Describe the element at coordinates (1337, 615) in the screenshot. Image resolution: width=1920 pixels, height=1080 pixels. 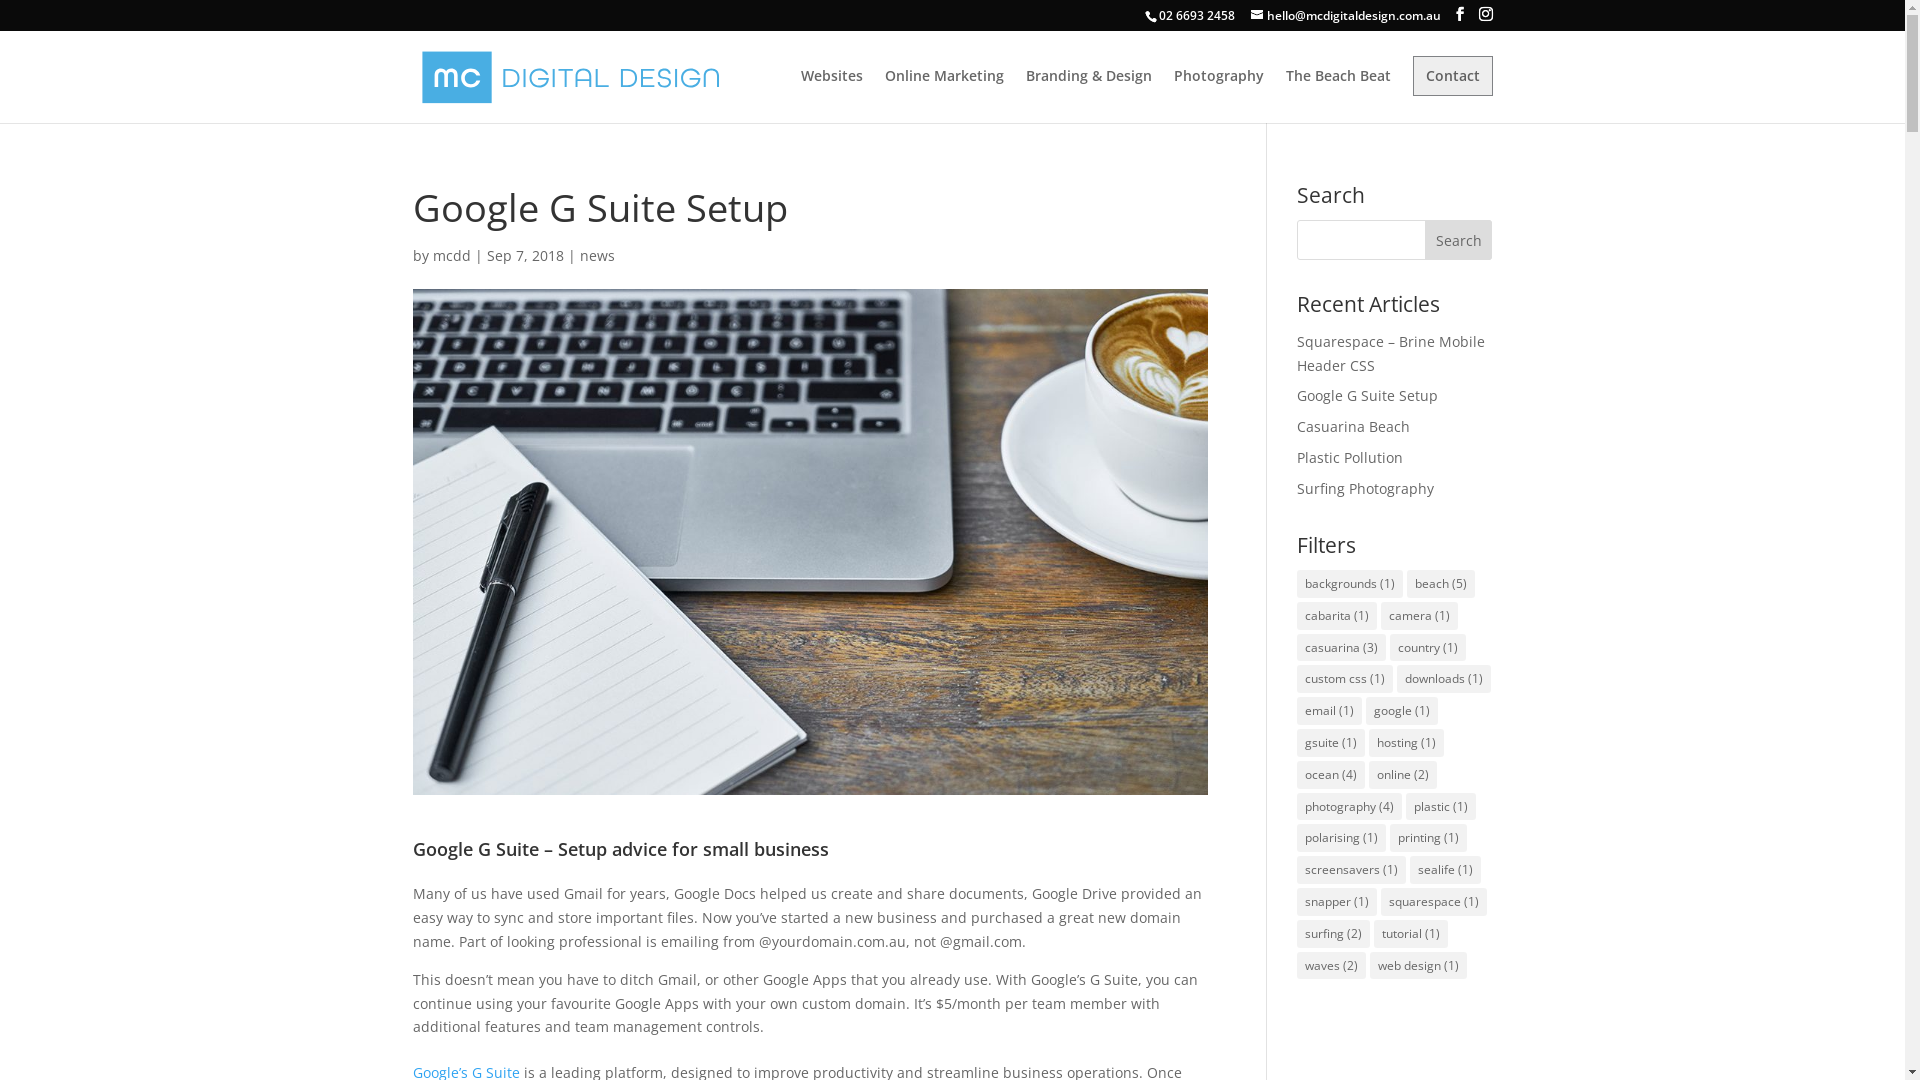
I see `'cabarita (1)'` at that location.